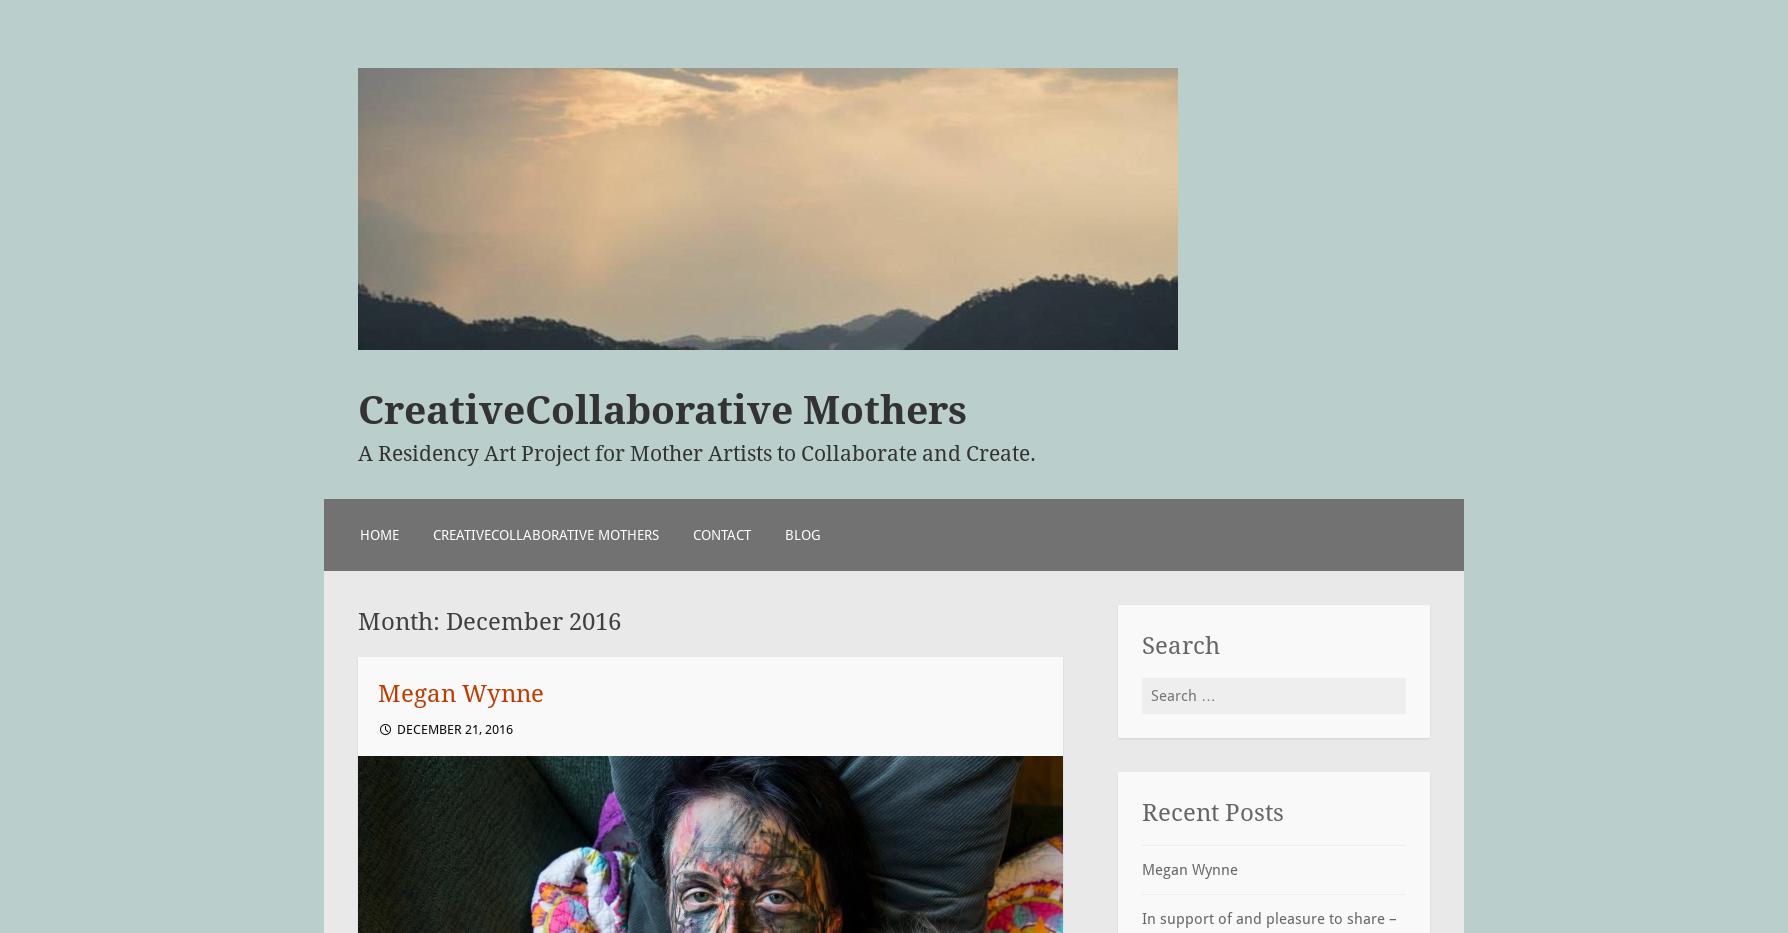 The height and width of the screenshot is (933, 1788). Describe the element at coordinates (455, 728) in the screenshot. I see `'December 21, 2016'` at that location.